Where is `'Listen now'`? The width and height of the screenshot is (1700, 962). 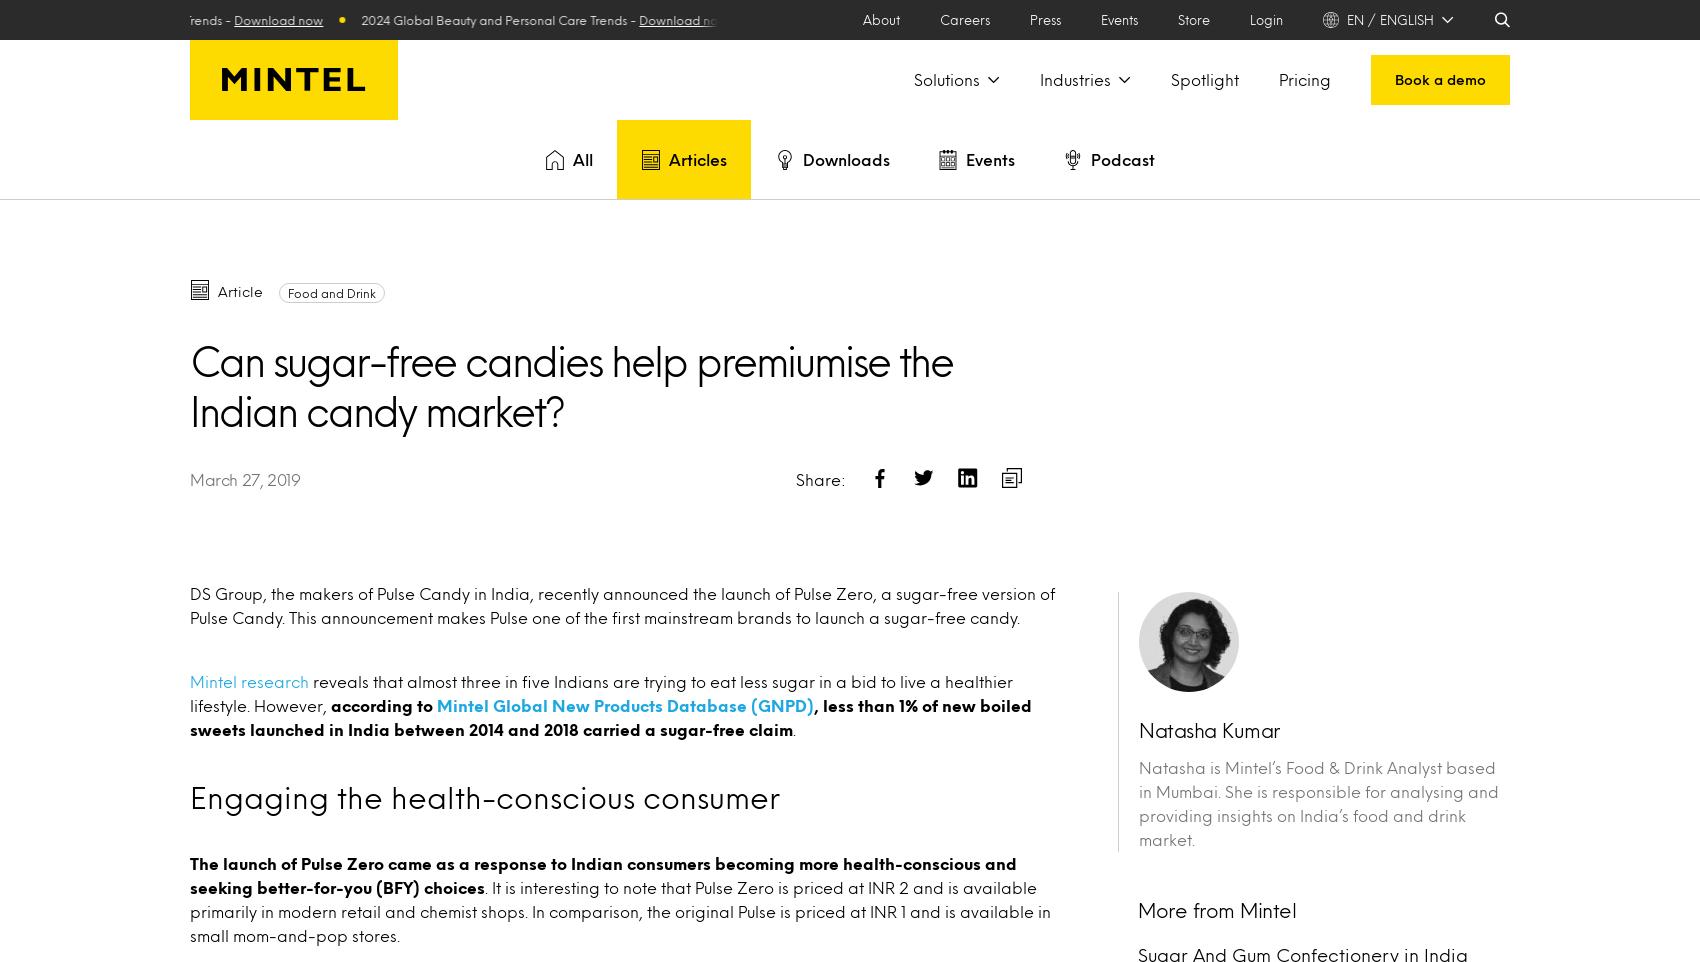 'Listen now' is located at coordinates (1135, 591).